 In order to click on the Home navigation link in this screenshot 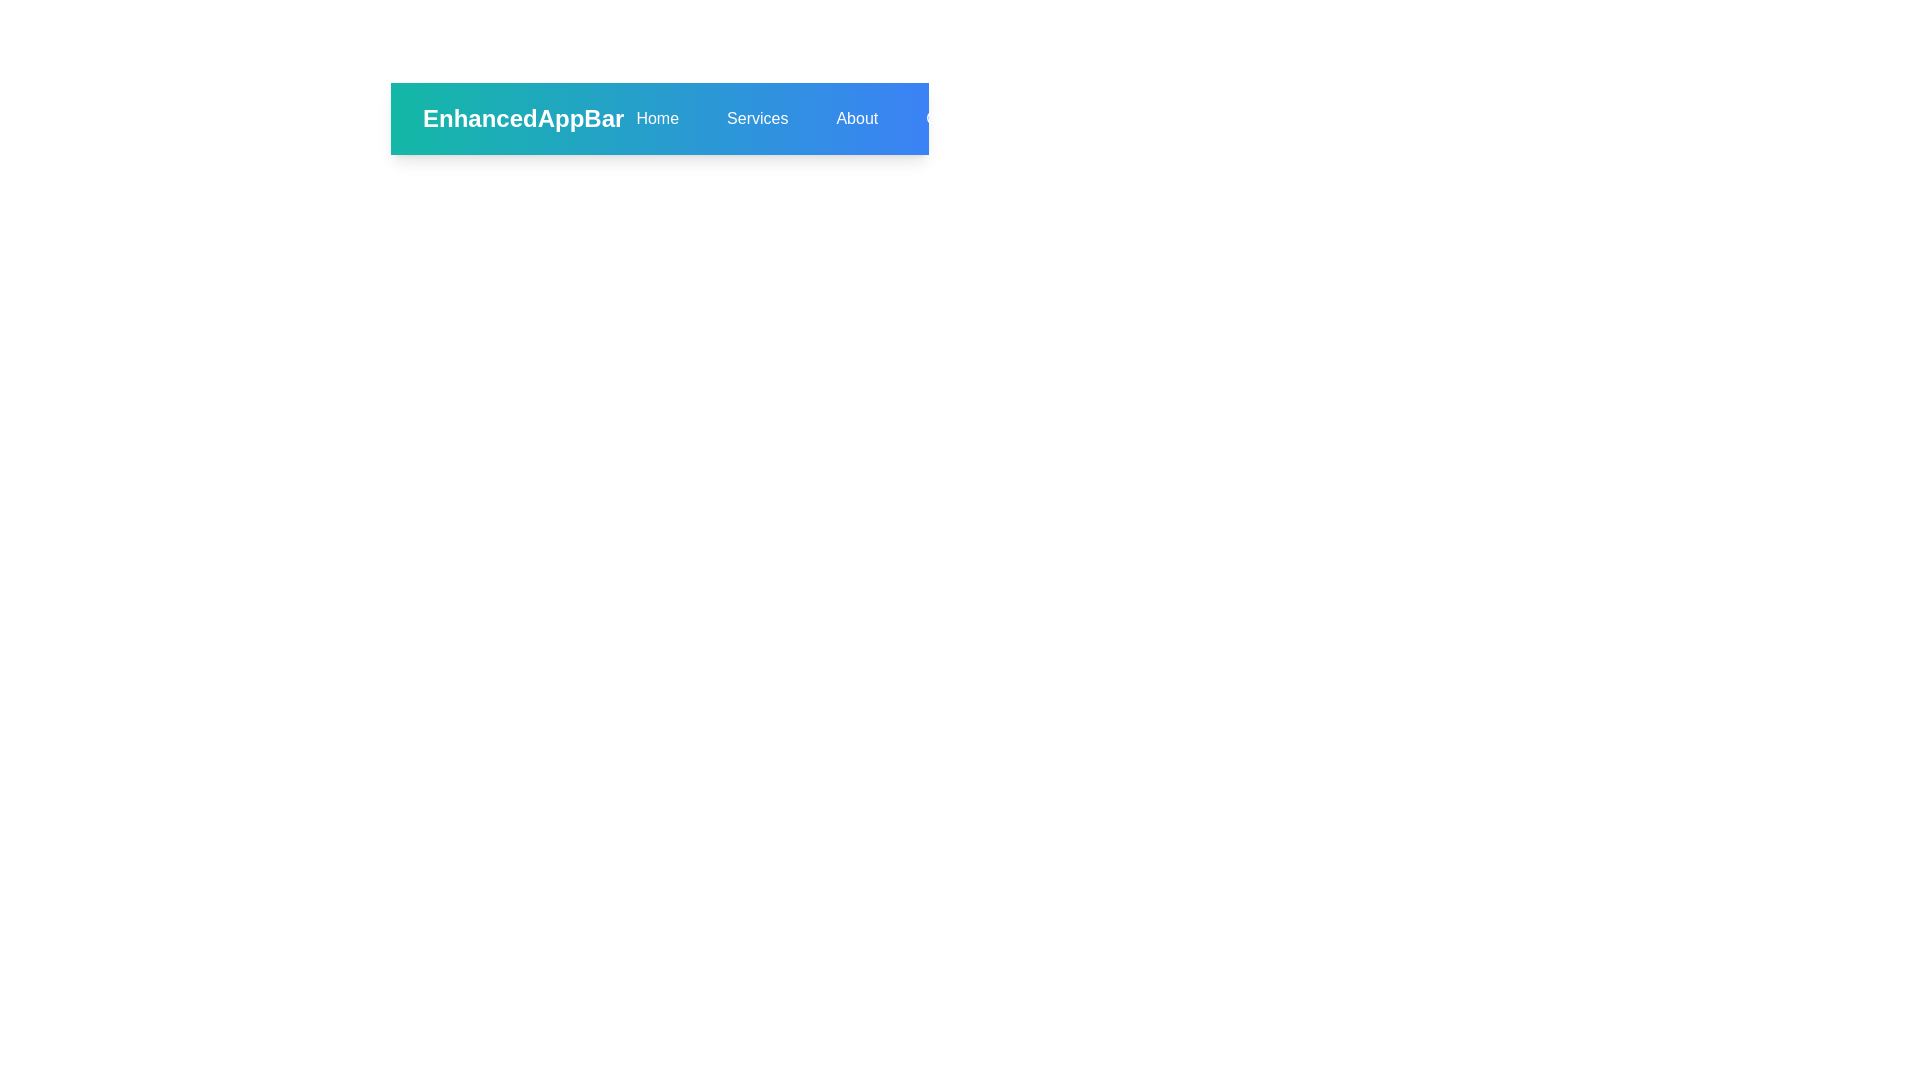, I will do `click(657, 119)`.